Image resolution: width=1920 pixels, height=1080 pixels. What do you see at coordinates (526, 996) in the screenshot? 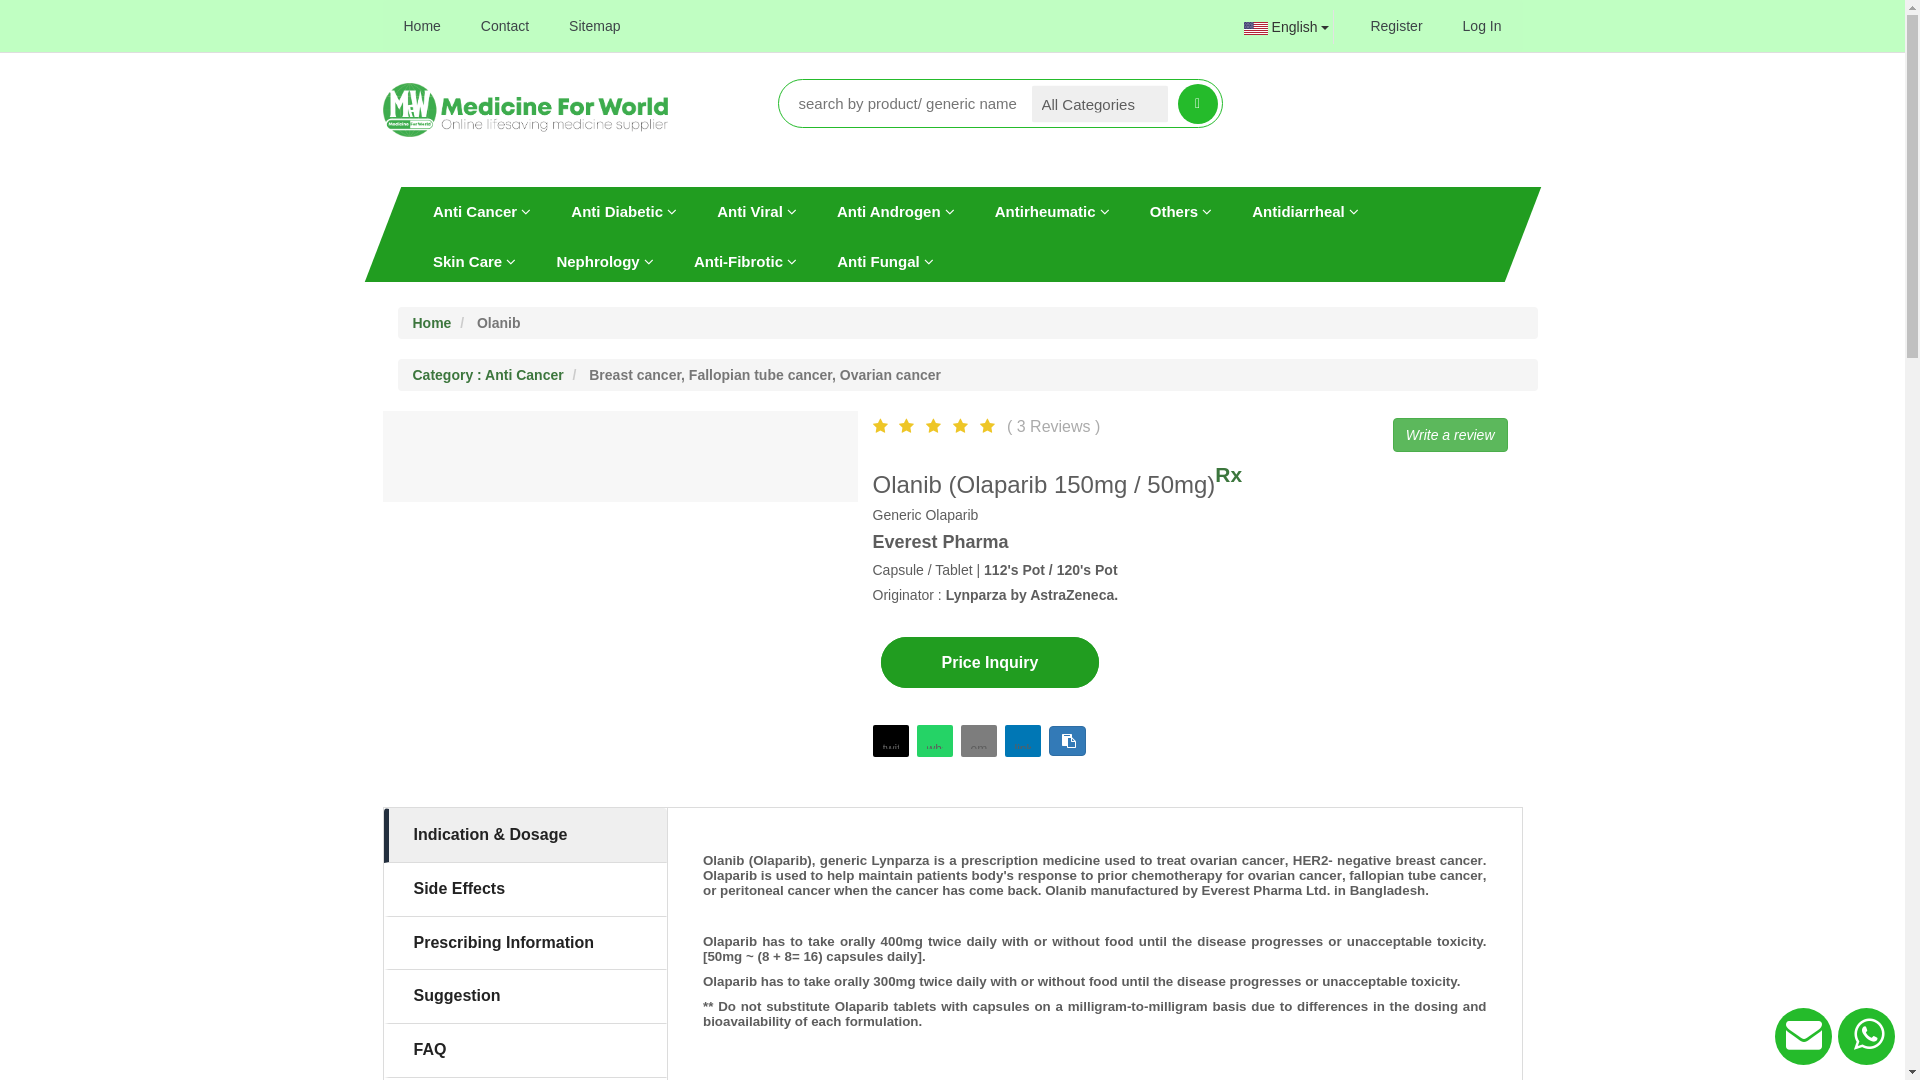
I see `'Suggestion'` at bounding box center [526, 996].